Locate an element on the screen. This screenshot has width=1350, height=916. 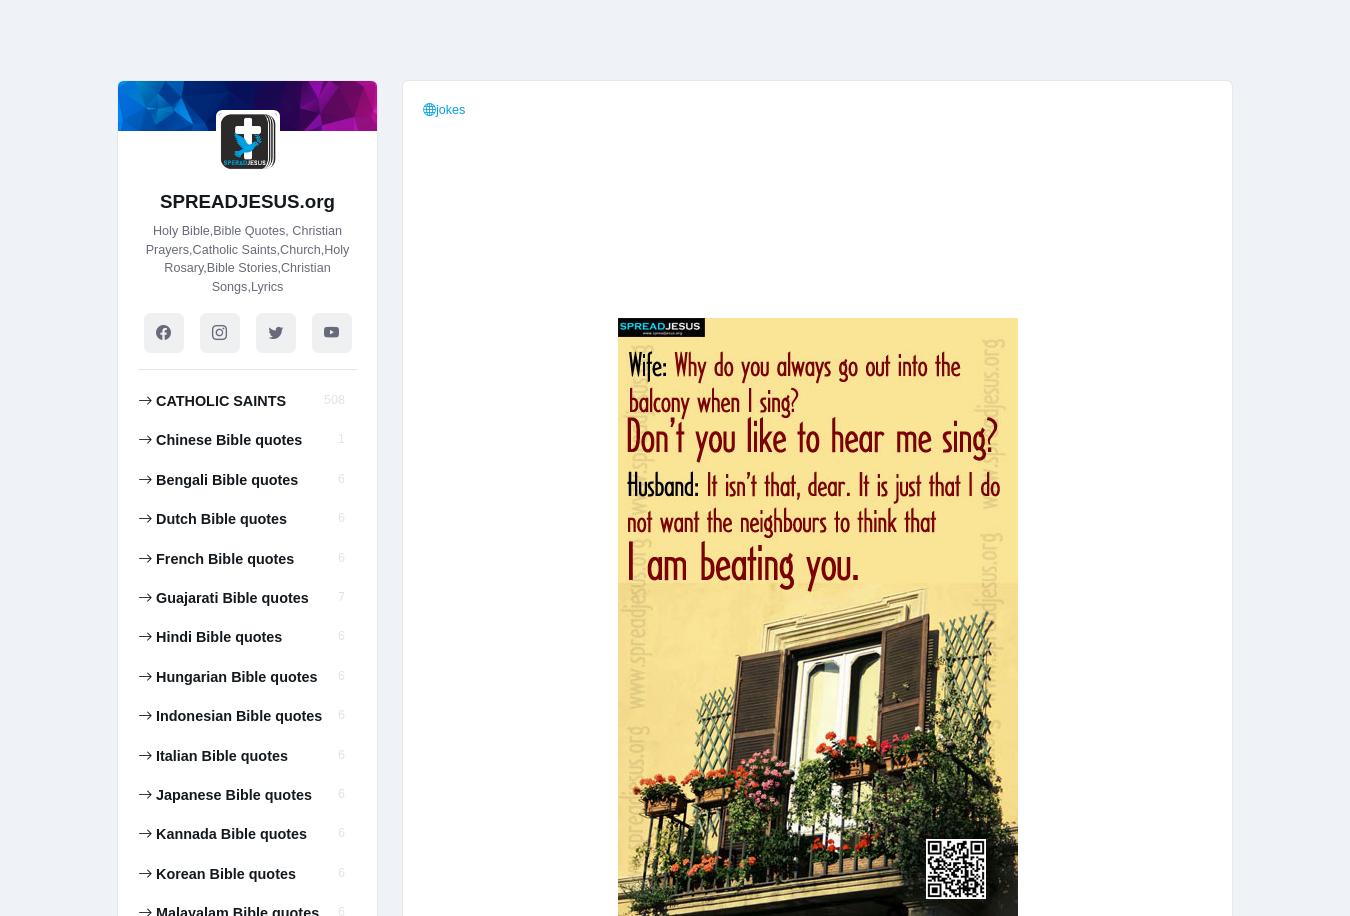
'125' is located at coordinates (322, 13).